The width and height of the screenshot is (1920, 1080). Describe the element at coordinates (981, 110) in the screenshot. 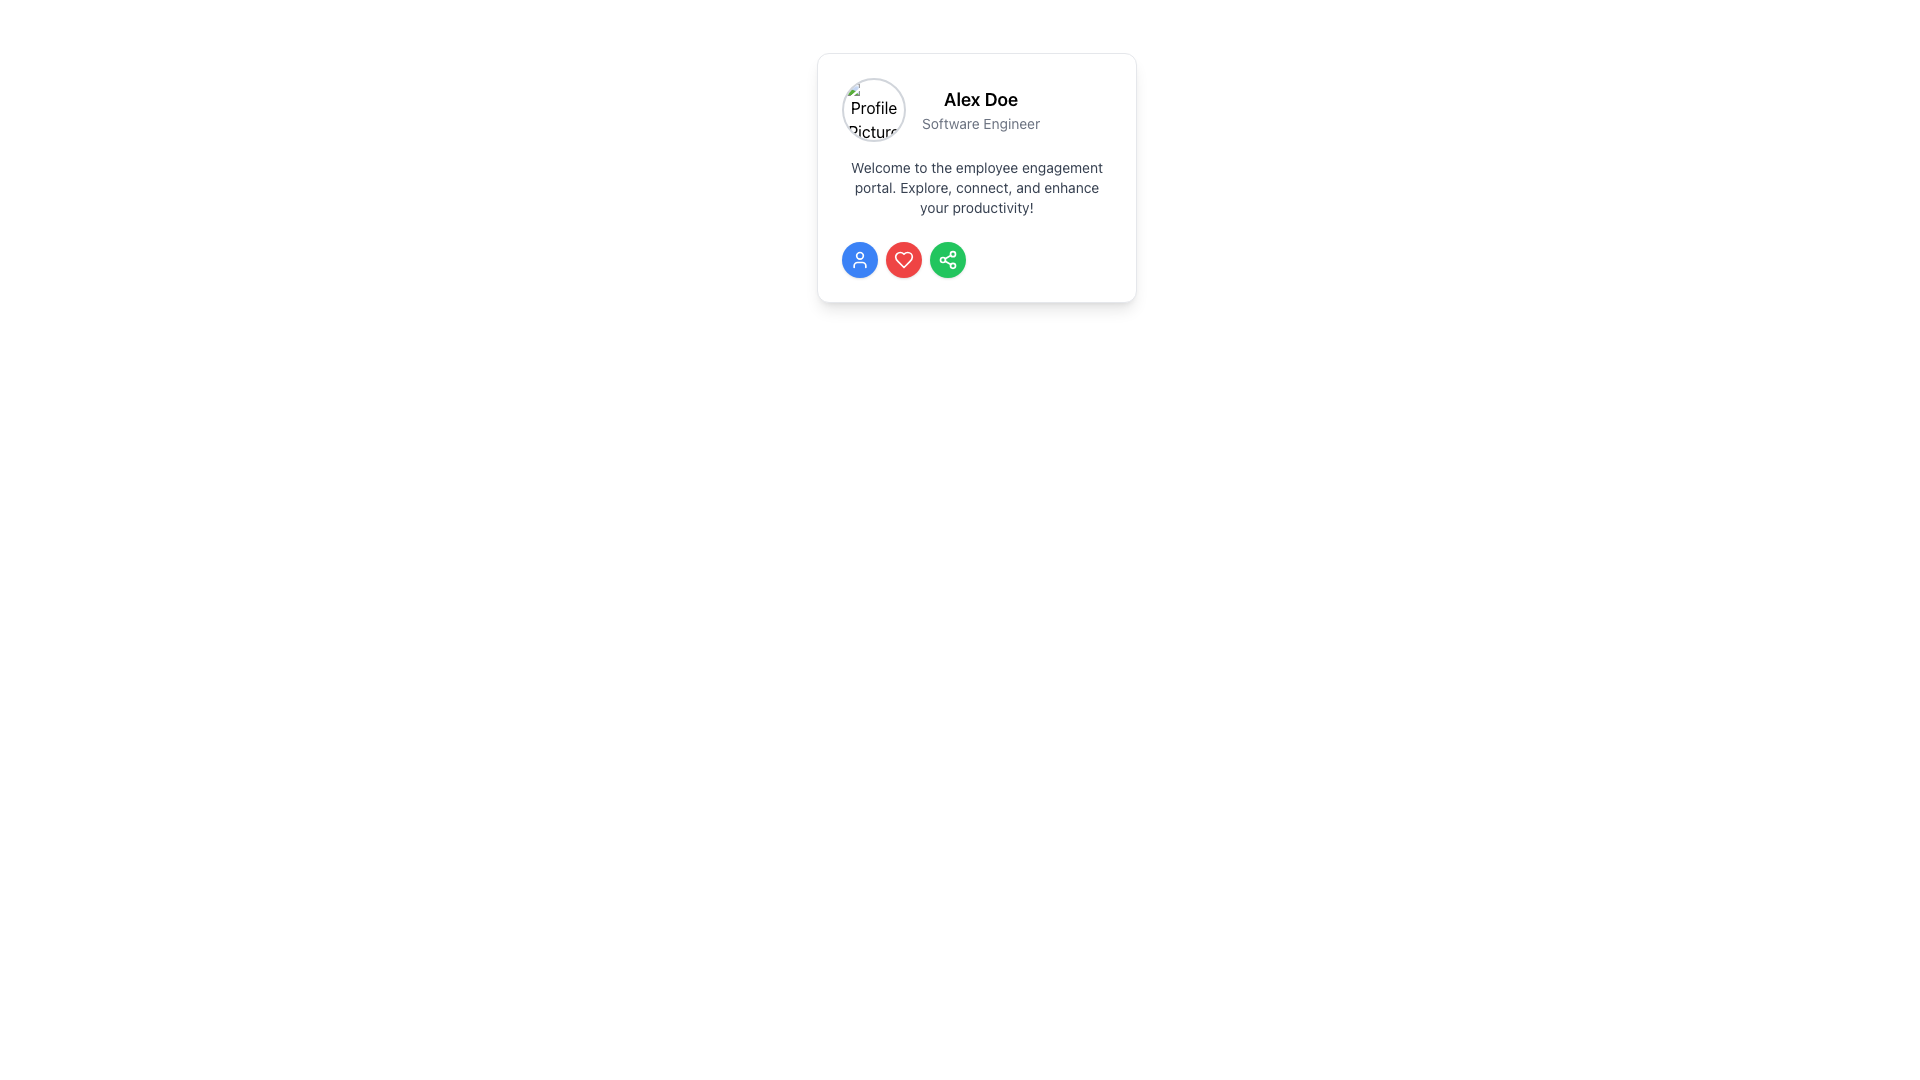

I see `user's name and professional title displayed on the user profile, which is located on the right-hand side of the circular profile picture, showing 'Alex Doe' and 'Software Engineer'` at that location.